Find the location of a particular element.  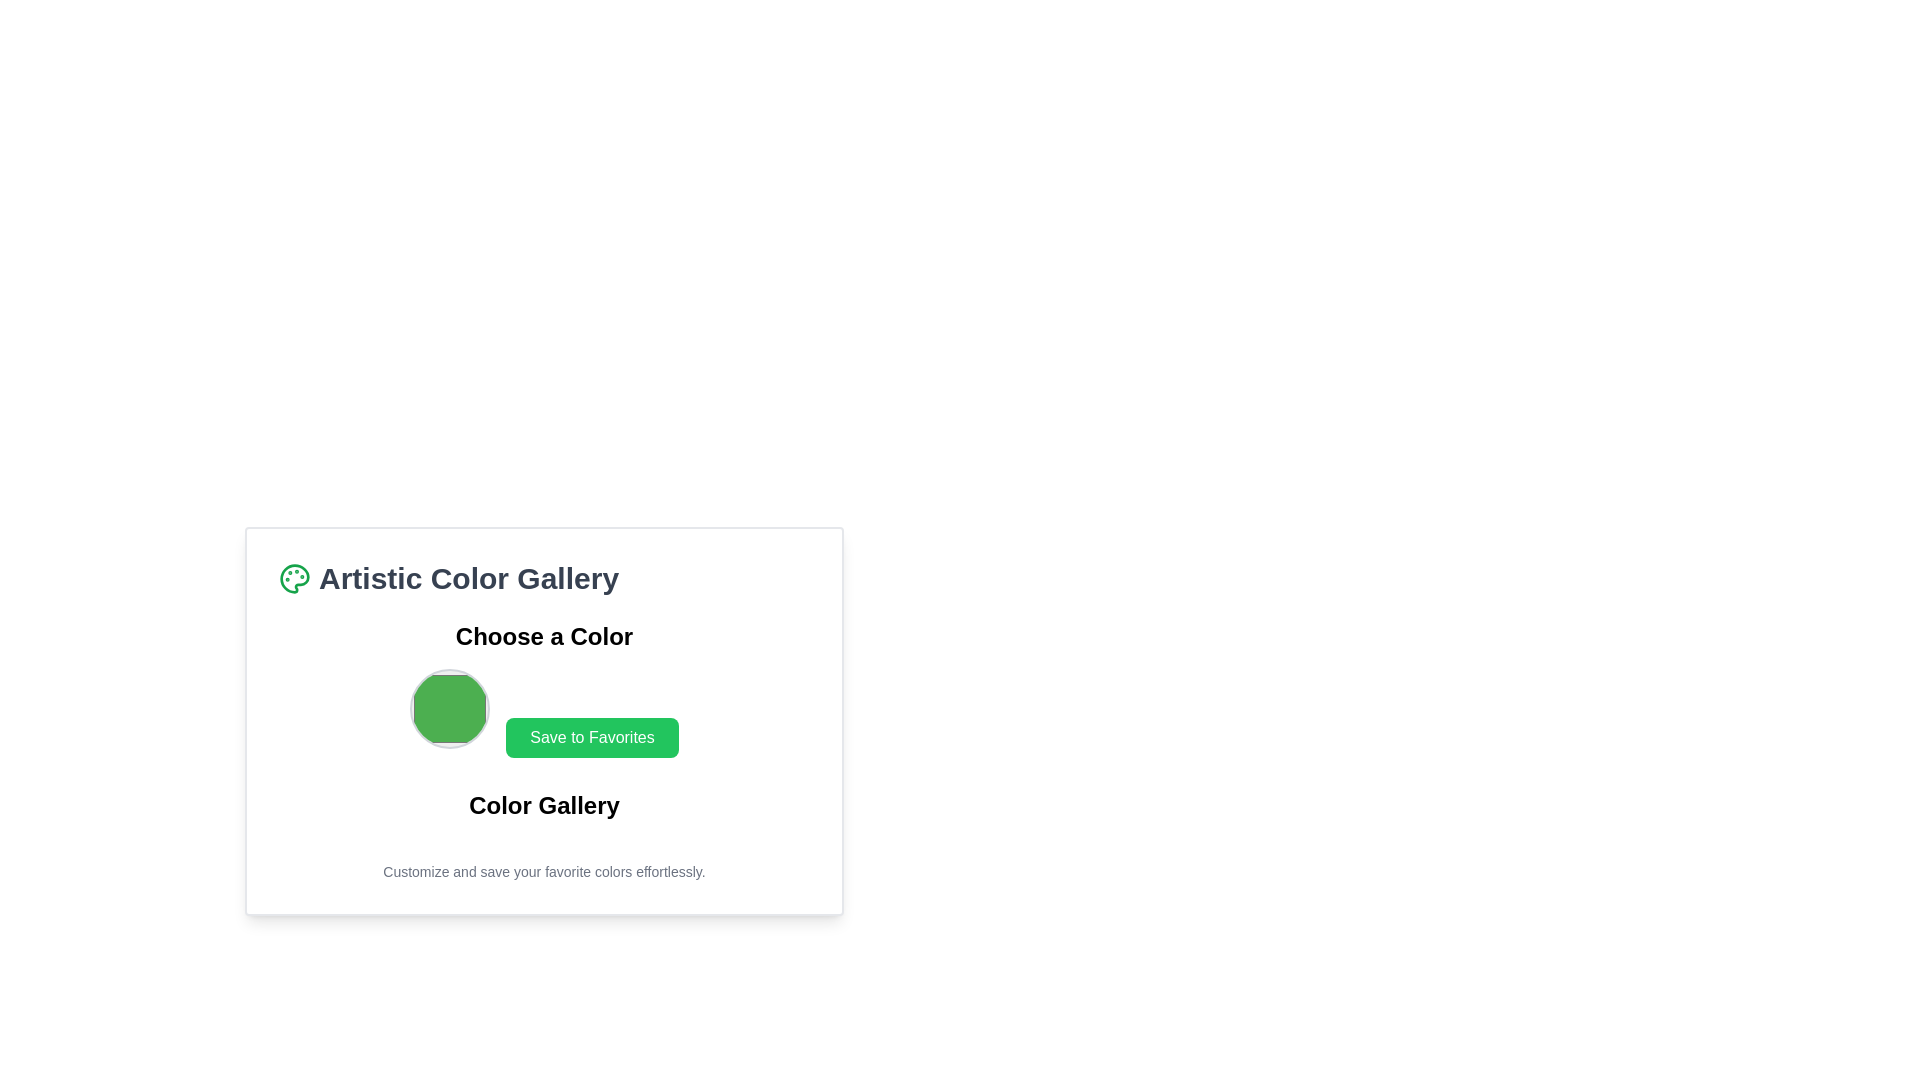

the text label displaying 'Color Gallery' which is bold and slightly larger, located directly below the 'Save to Favorites' button is located at coordinates (544, 805).